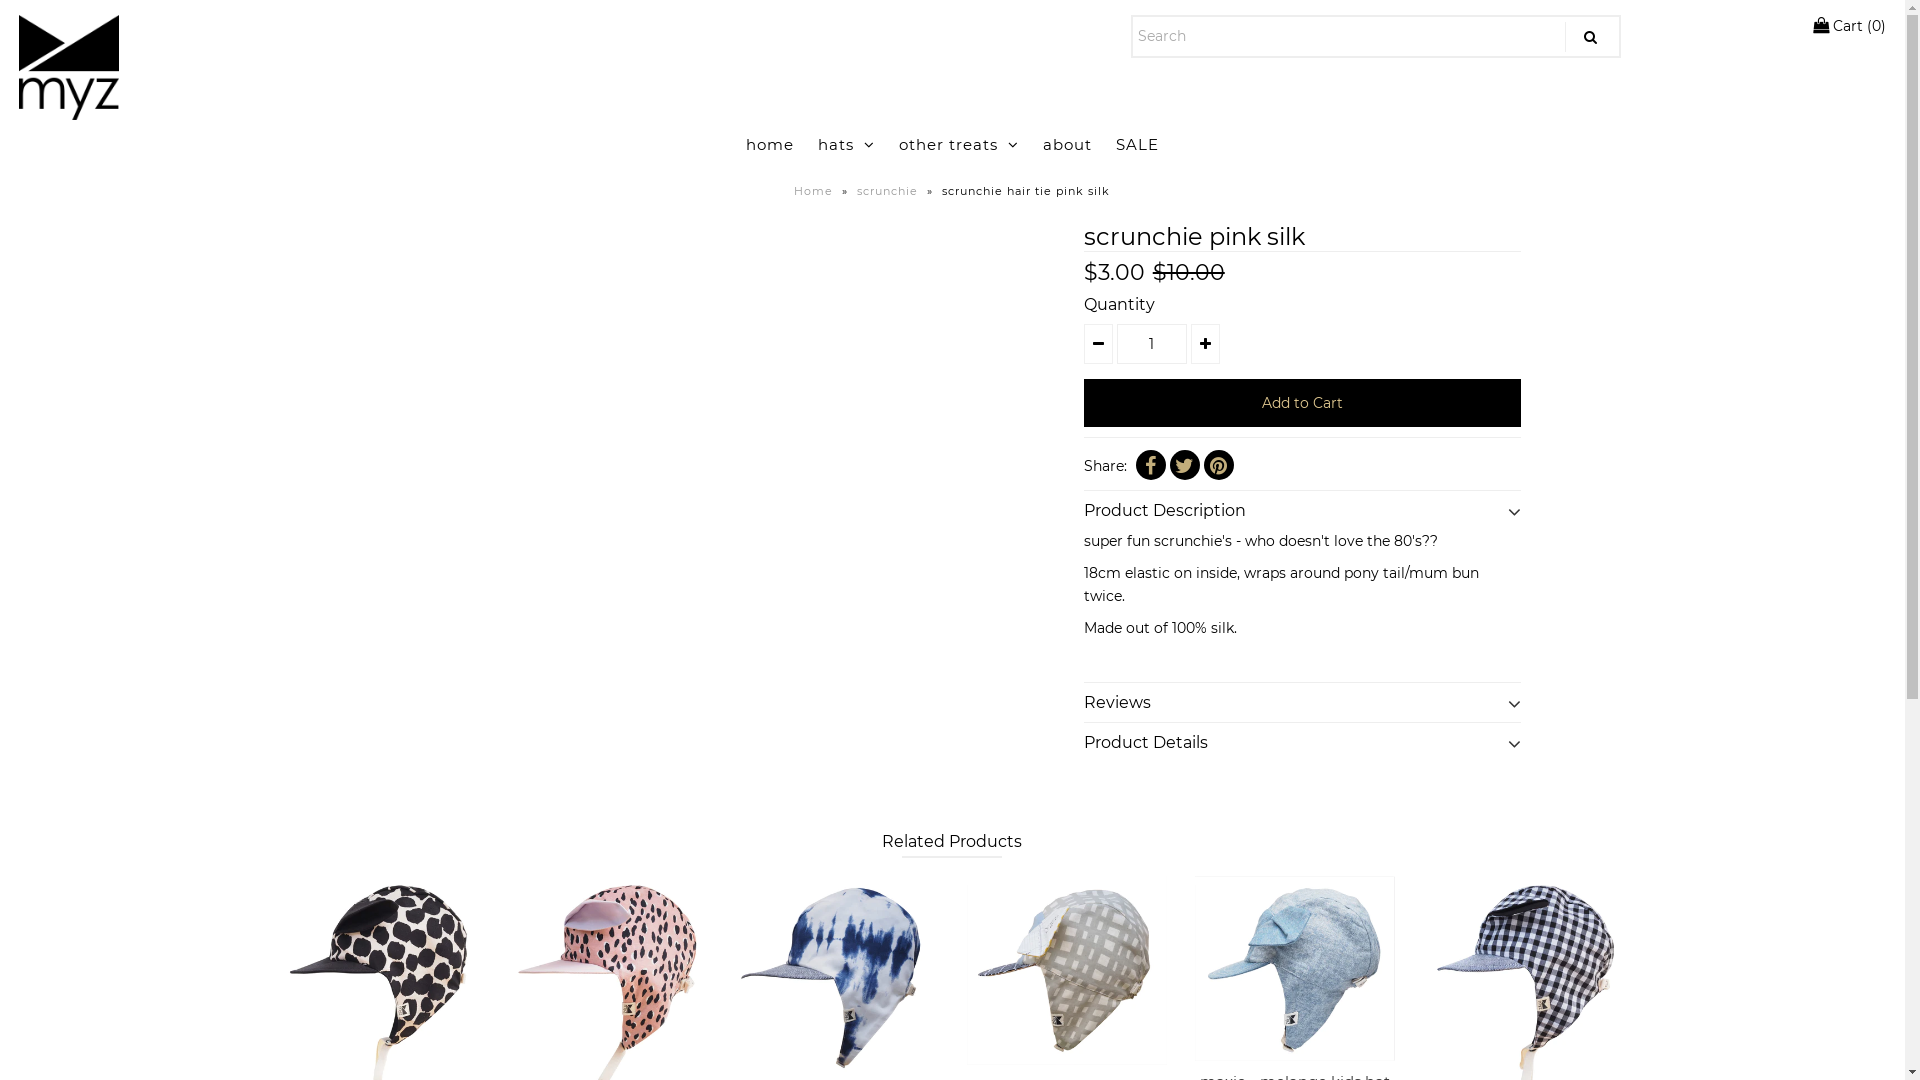 The height and width of the screenshot is (1080, 1920). I want to click on 'Share on Pinterest', so click(1218, 465).